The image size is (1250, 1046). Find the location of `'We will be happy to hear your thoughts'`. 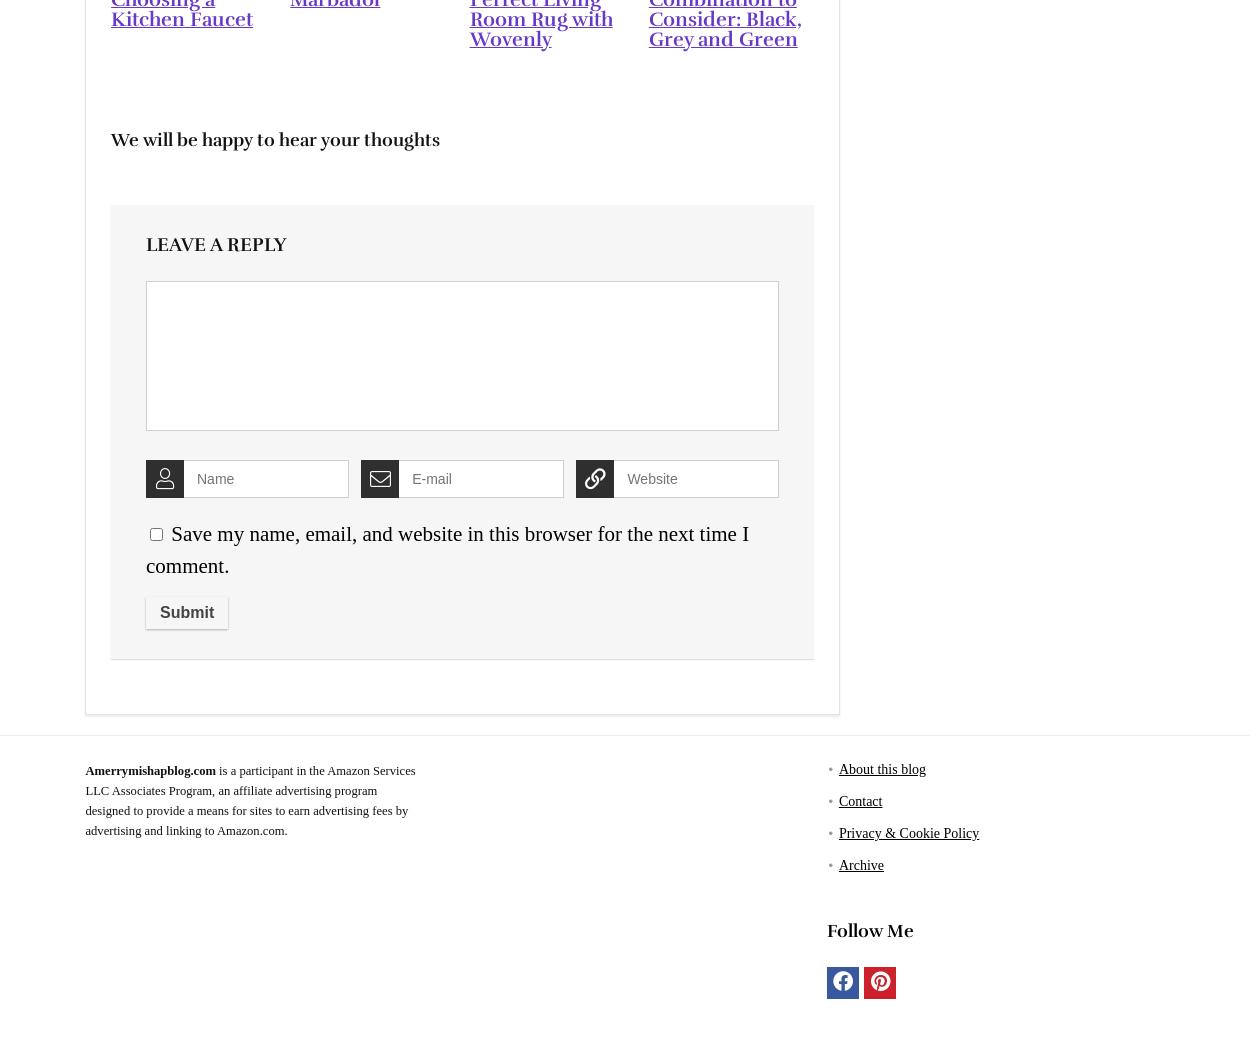

'We will be happy to hear your thoughts' is located at coordinates (275, 138).